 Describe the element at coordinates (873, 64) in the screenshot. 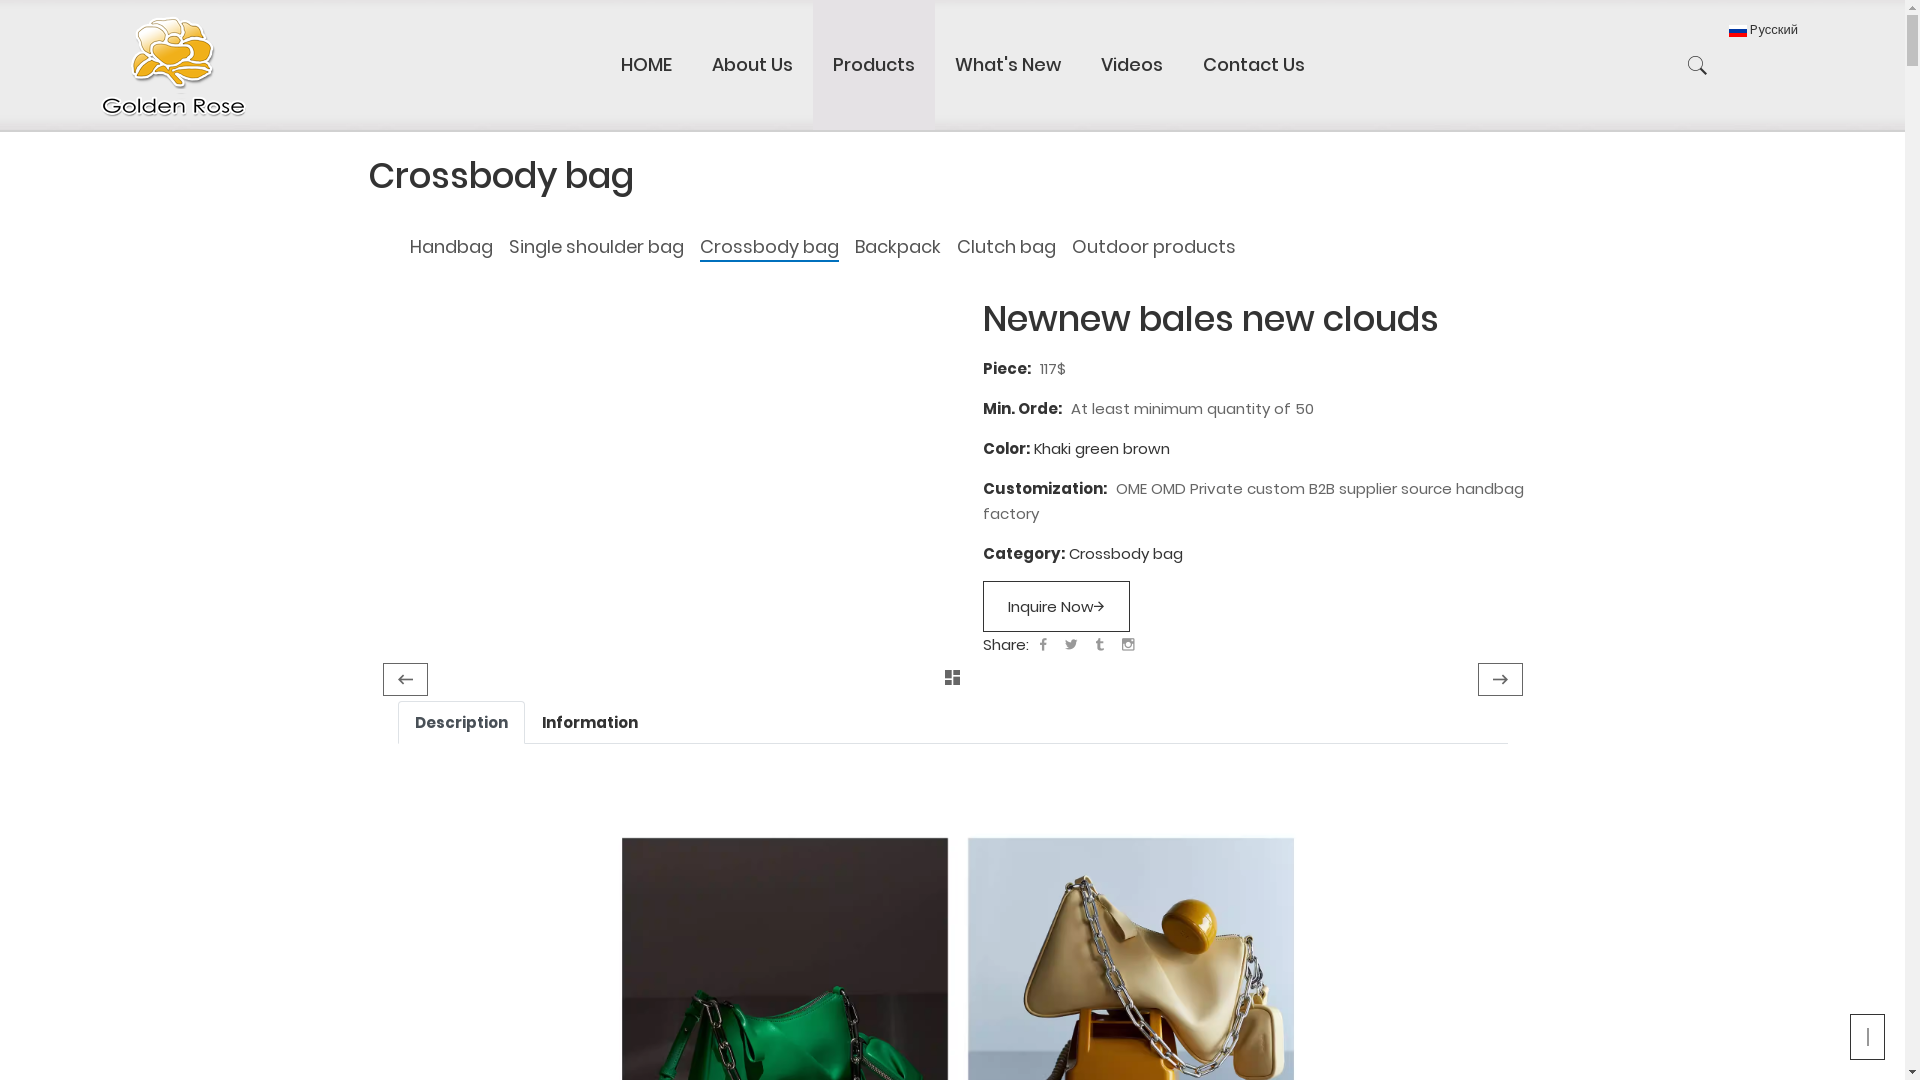

I see `'Products'` at that location.